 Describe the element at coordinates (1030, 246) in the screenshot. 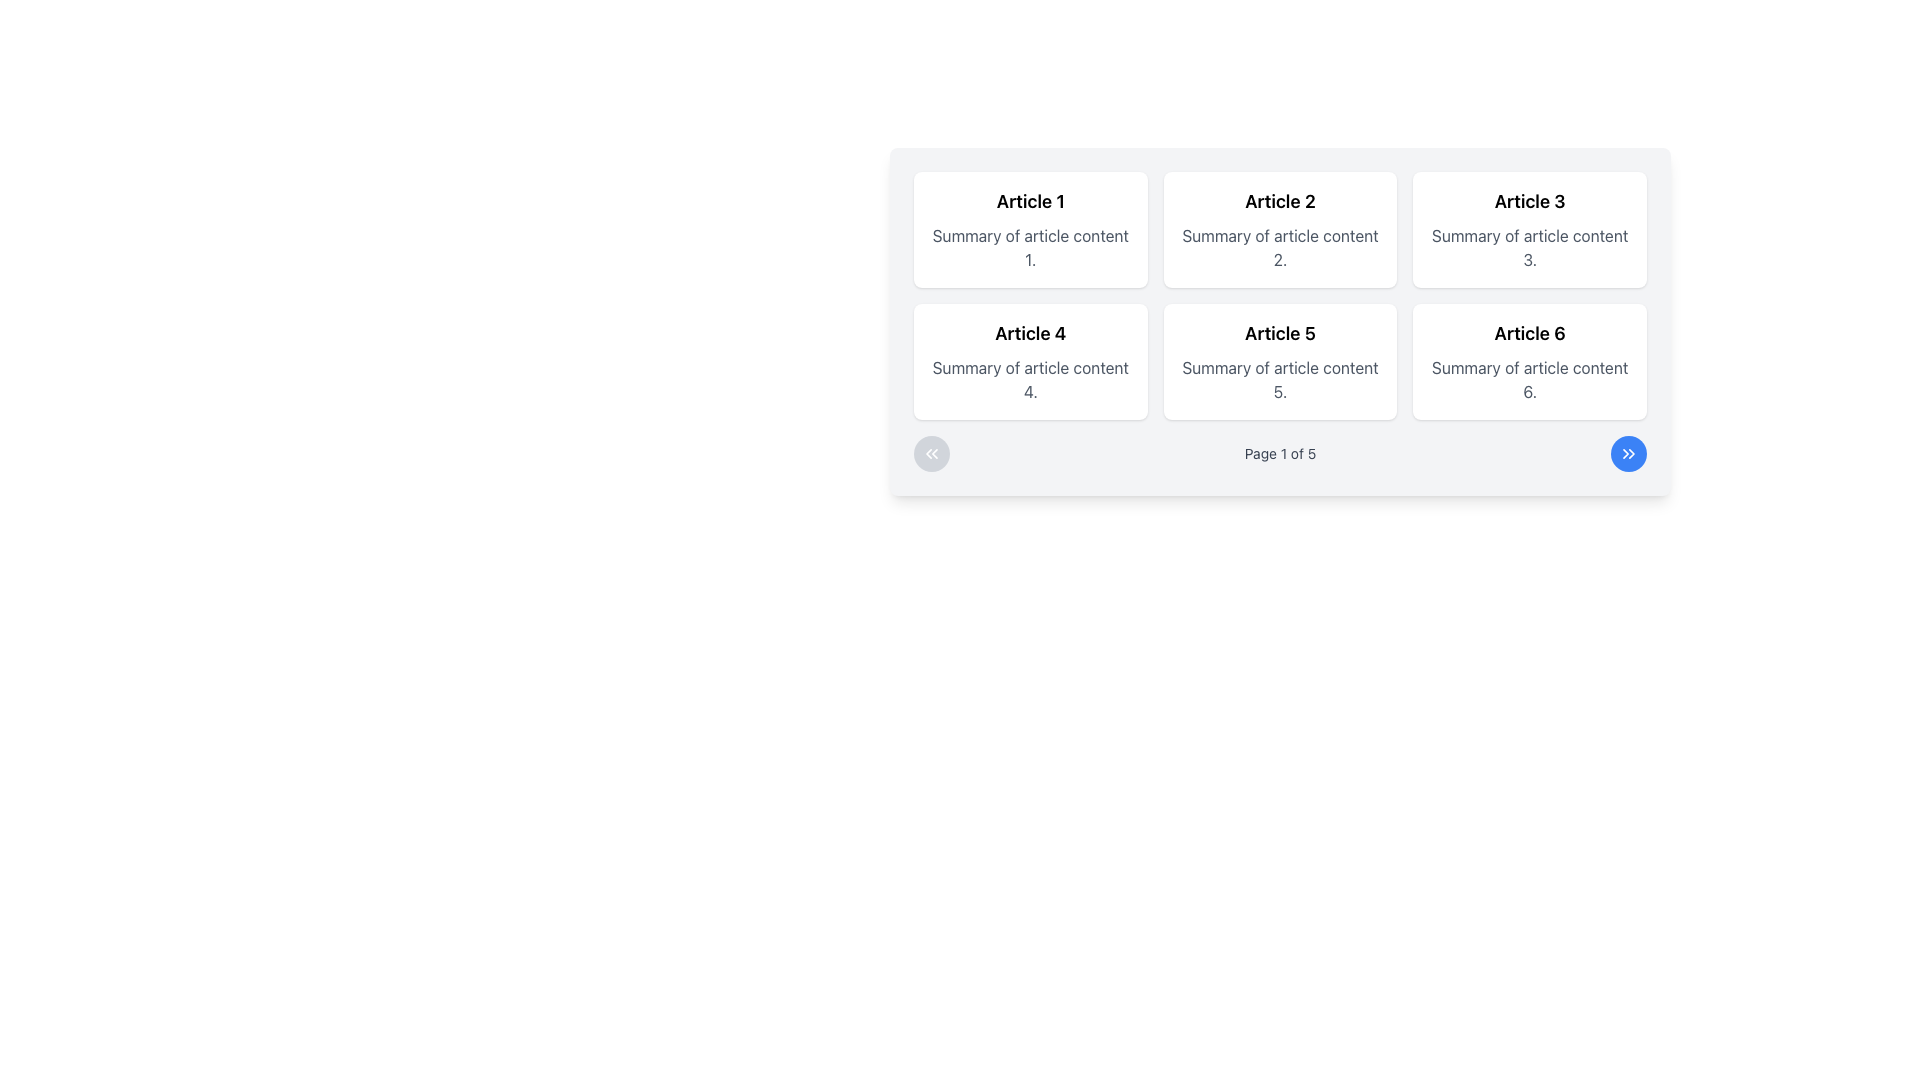

I see `the text component displaying 'Summary of article content 1.' located below the title 'Article 1' in the first article card` at that location.